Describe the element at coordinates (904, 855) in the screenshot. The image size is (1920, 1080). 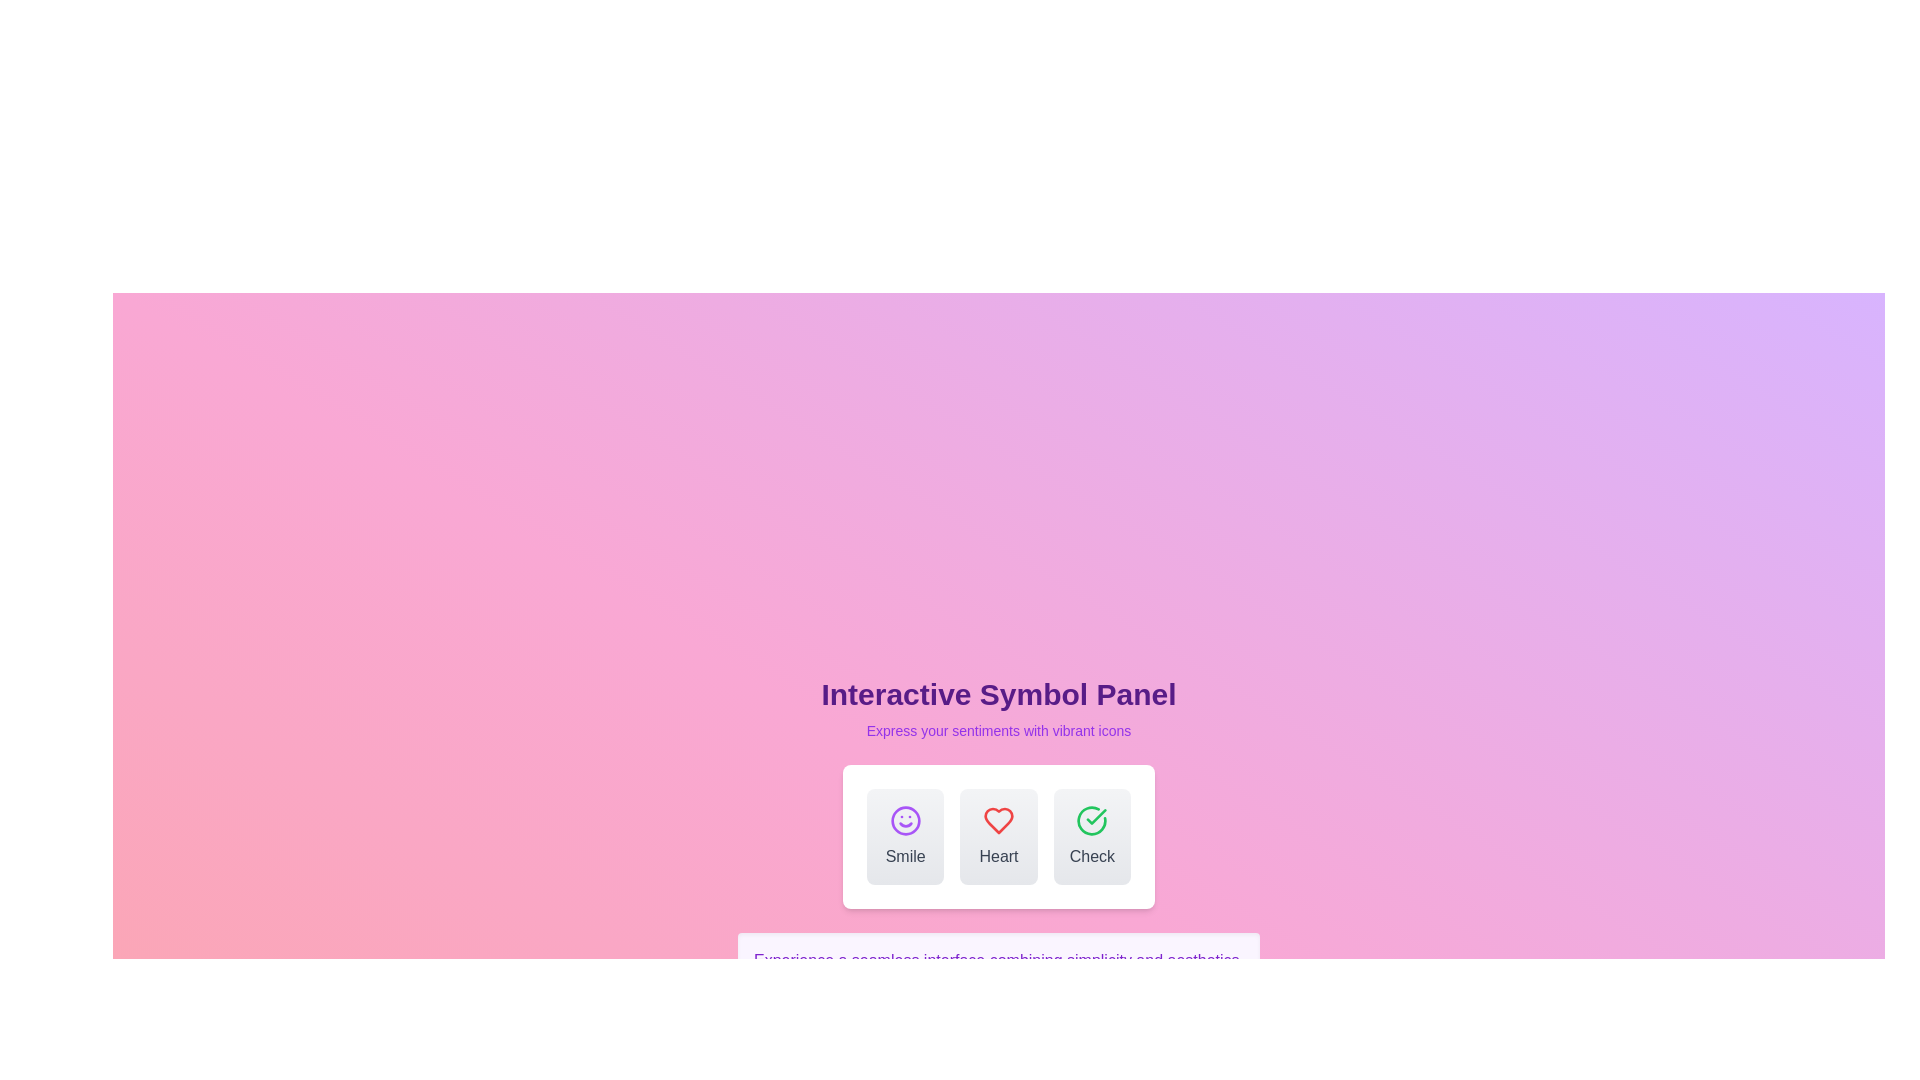
I see `the text label displaying the word 'Smile', which is styled with a medium font weight and gray color, positioned beneath the smiling face icon in the leftmost card of the centered panel` at that location.